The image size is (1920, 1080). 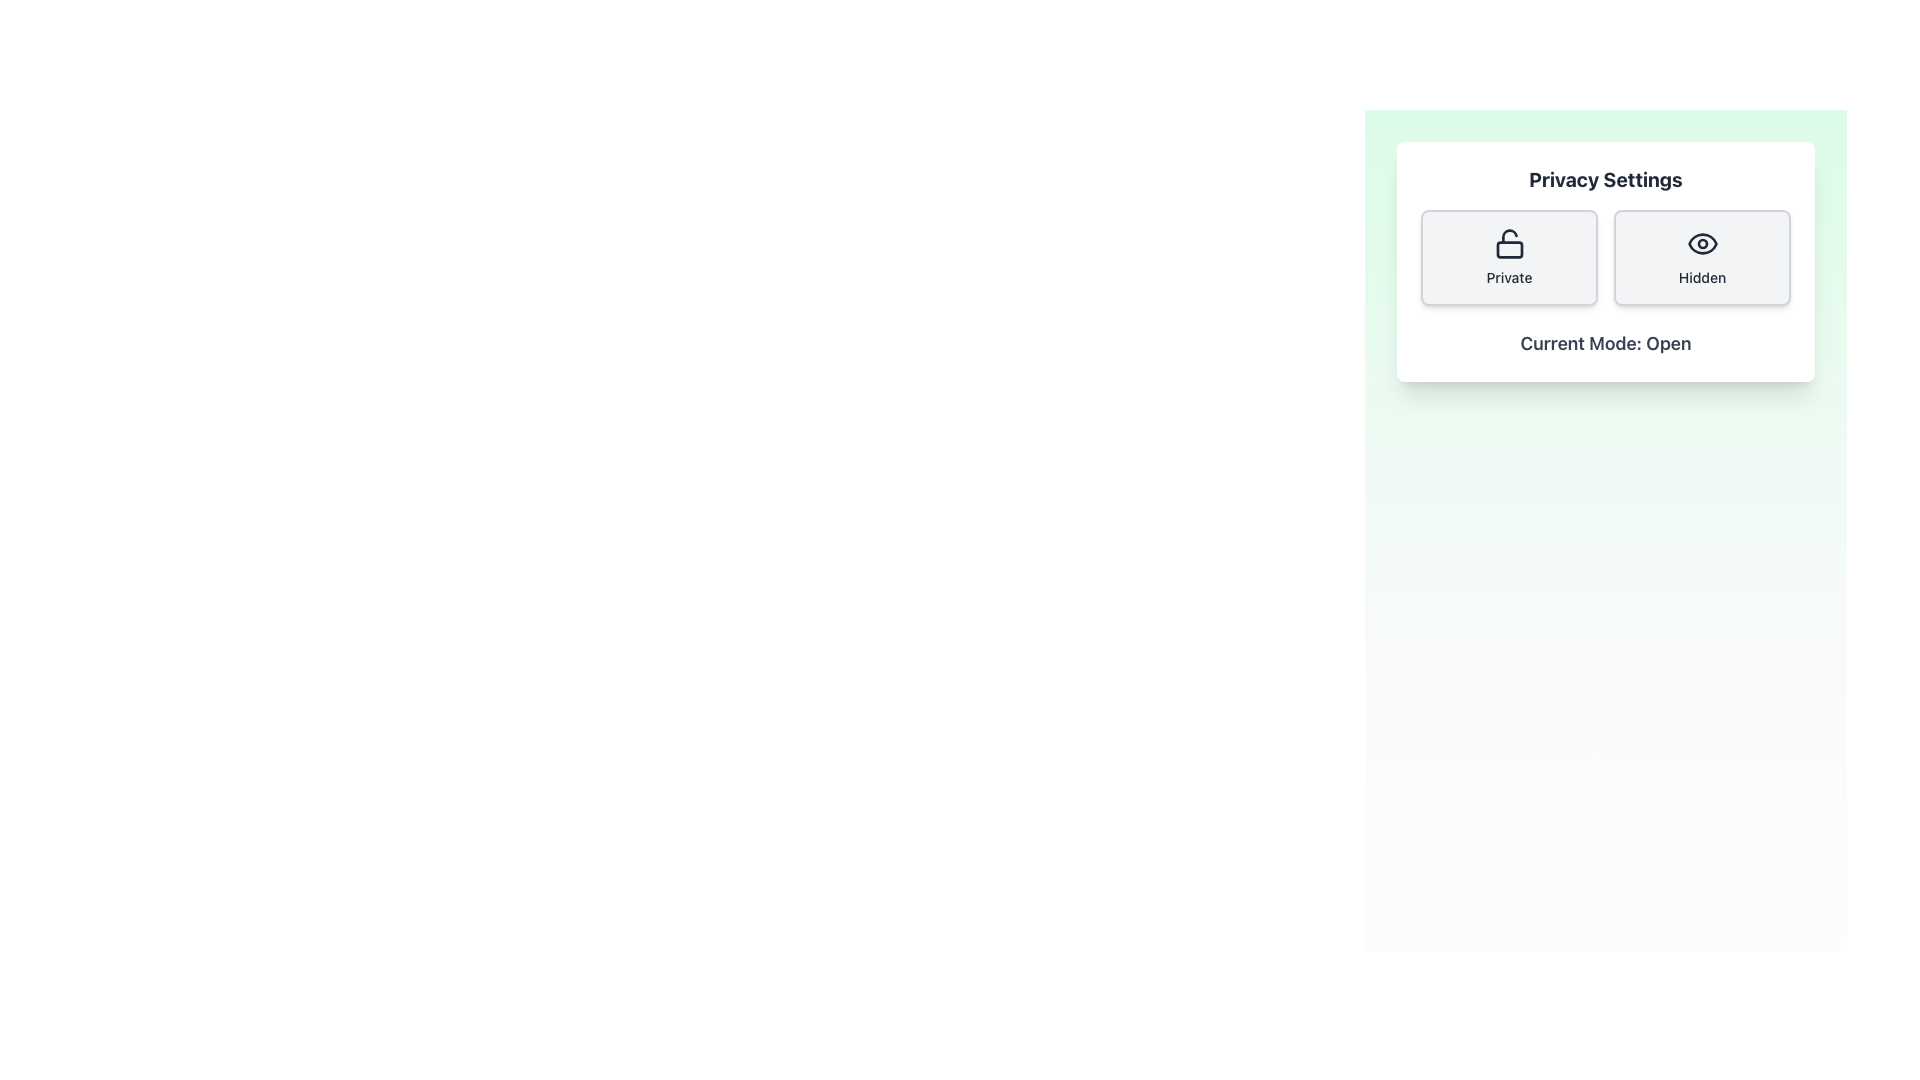 What do you see at coordinates (1509, 249) in the screenshot?
I see `the small rectangular lock body icon located within the graphical lock representation under the 'Private' option in the 'Privacy Settings' section, positioned to the left of the 'Hidden' icon` at bounding box center [1509, 249].